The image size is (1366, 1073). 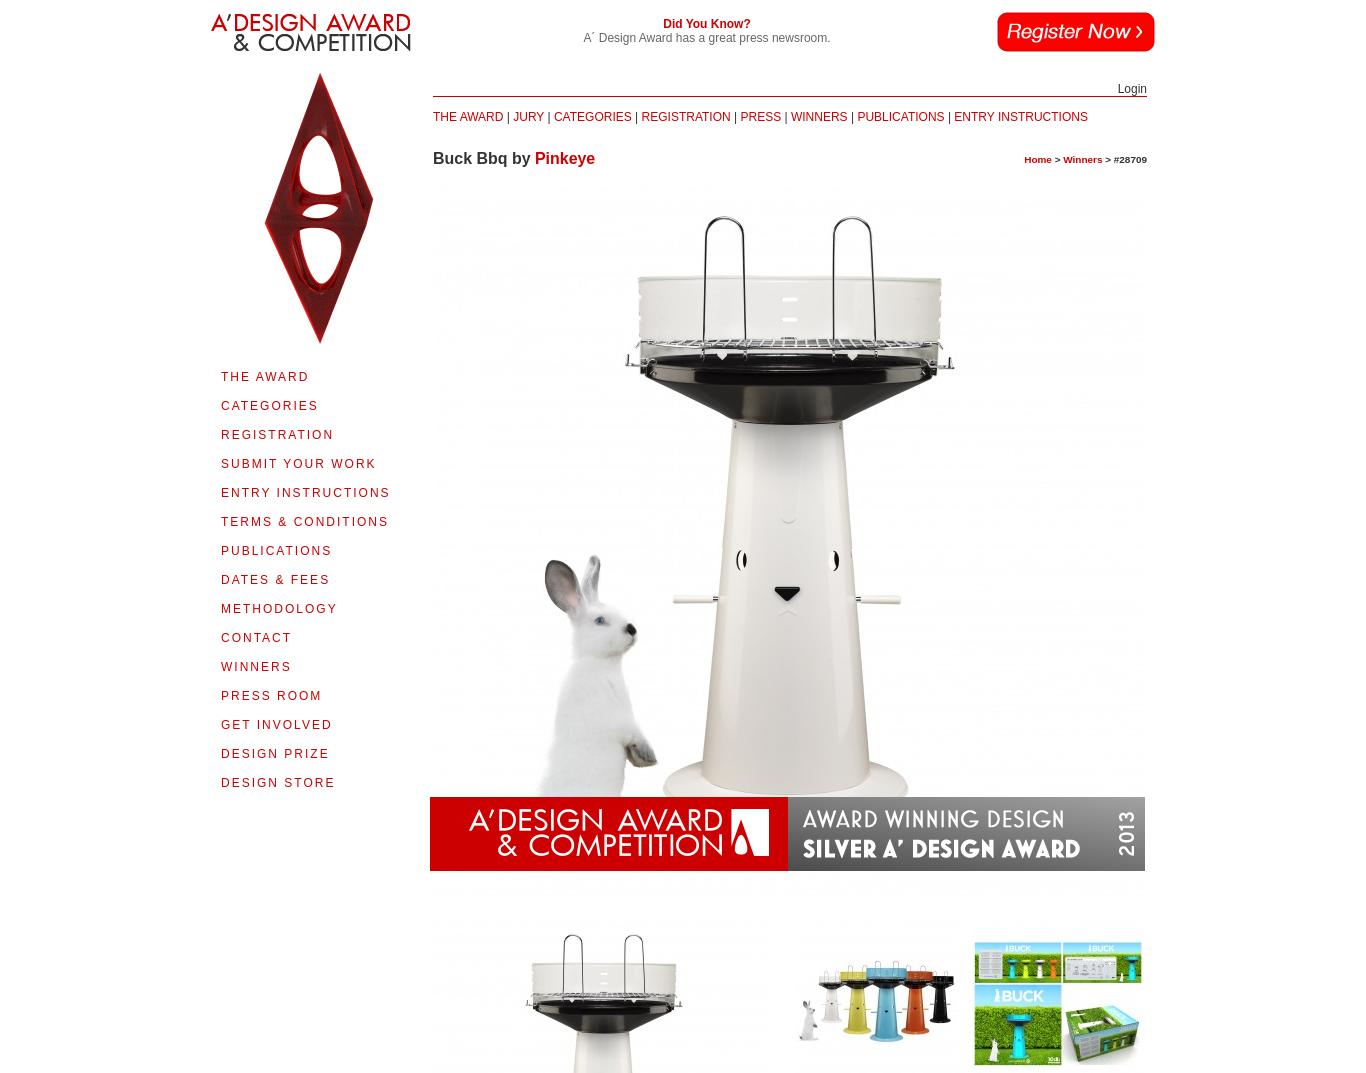 What do you see at coordinates (278, 608) in the screenshot?
I see `'METHODOLOGY'` at bounding box center [278, 608].